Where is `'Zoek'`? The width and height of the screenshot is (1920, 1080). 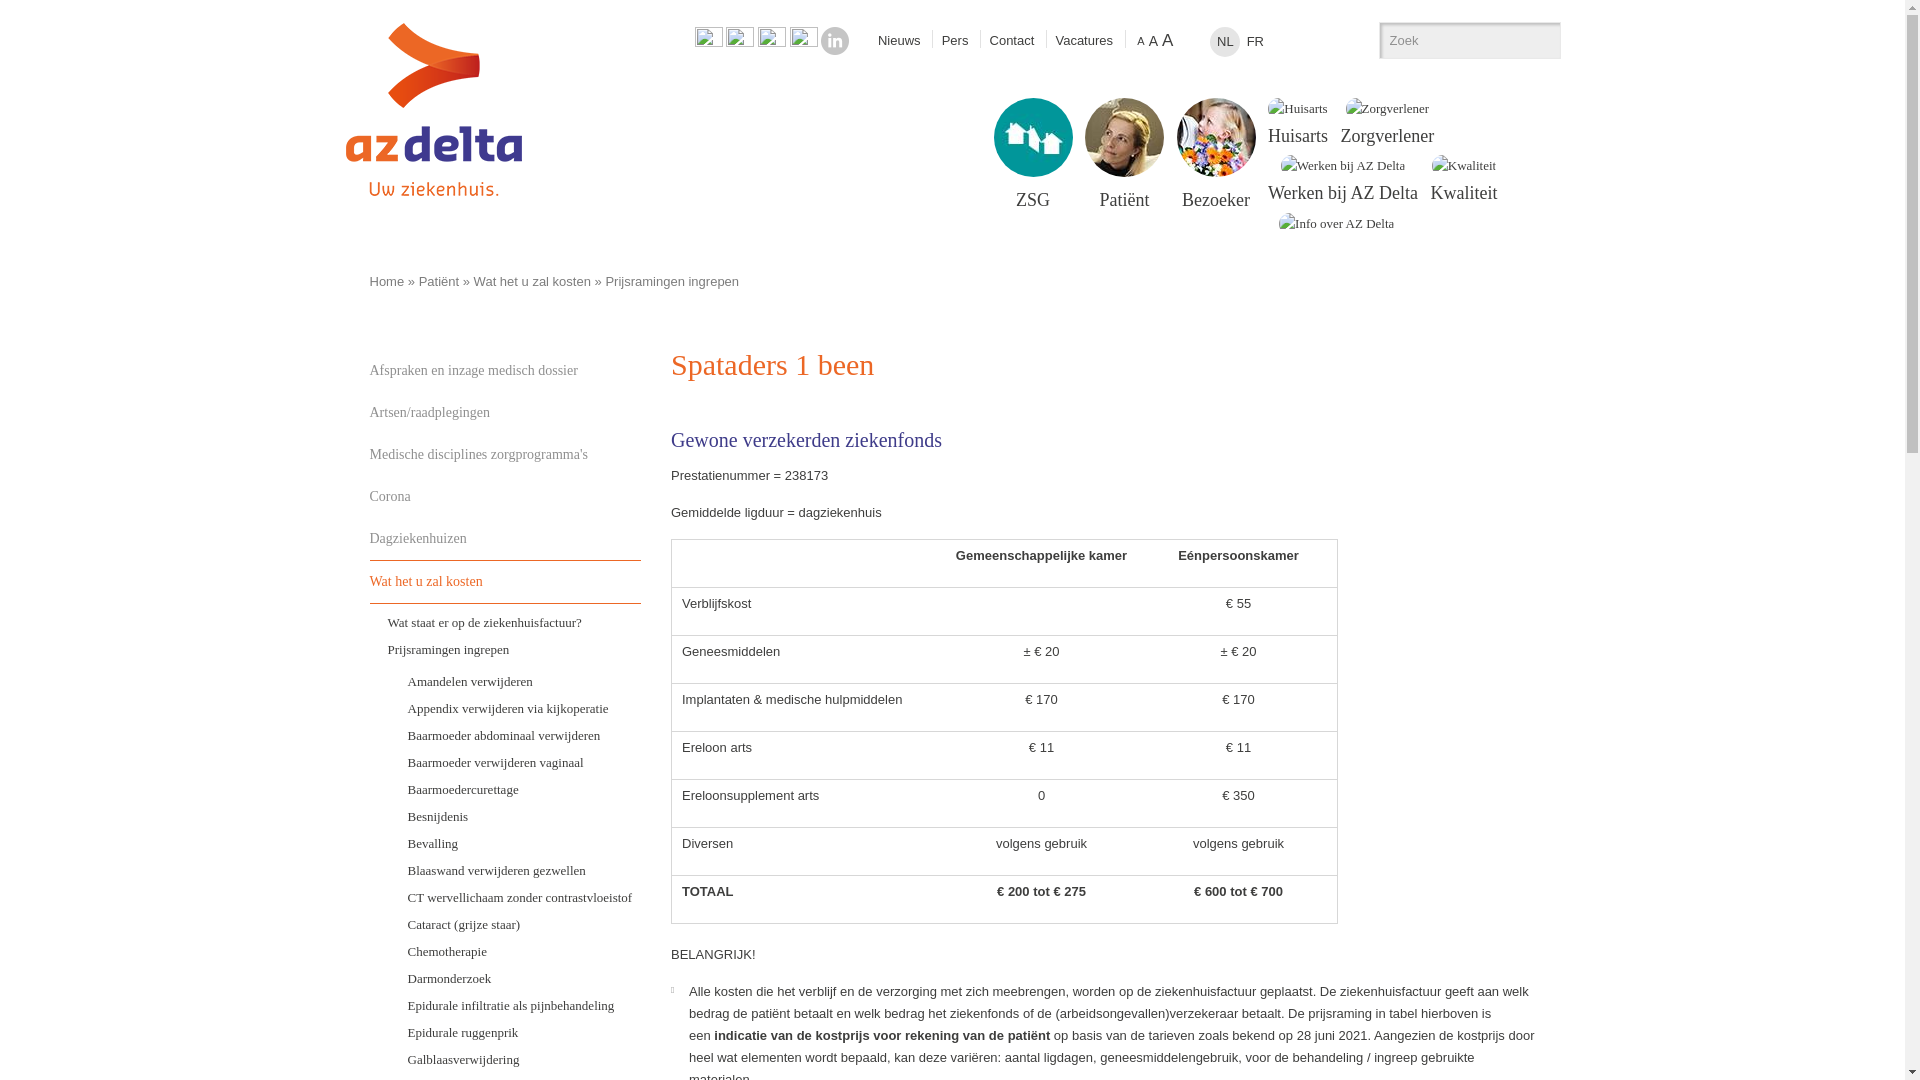
'Zoek' is located at coordinates (1536, 40).